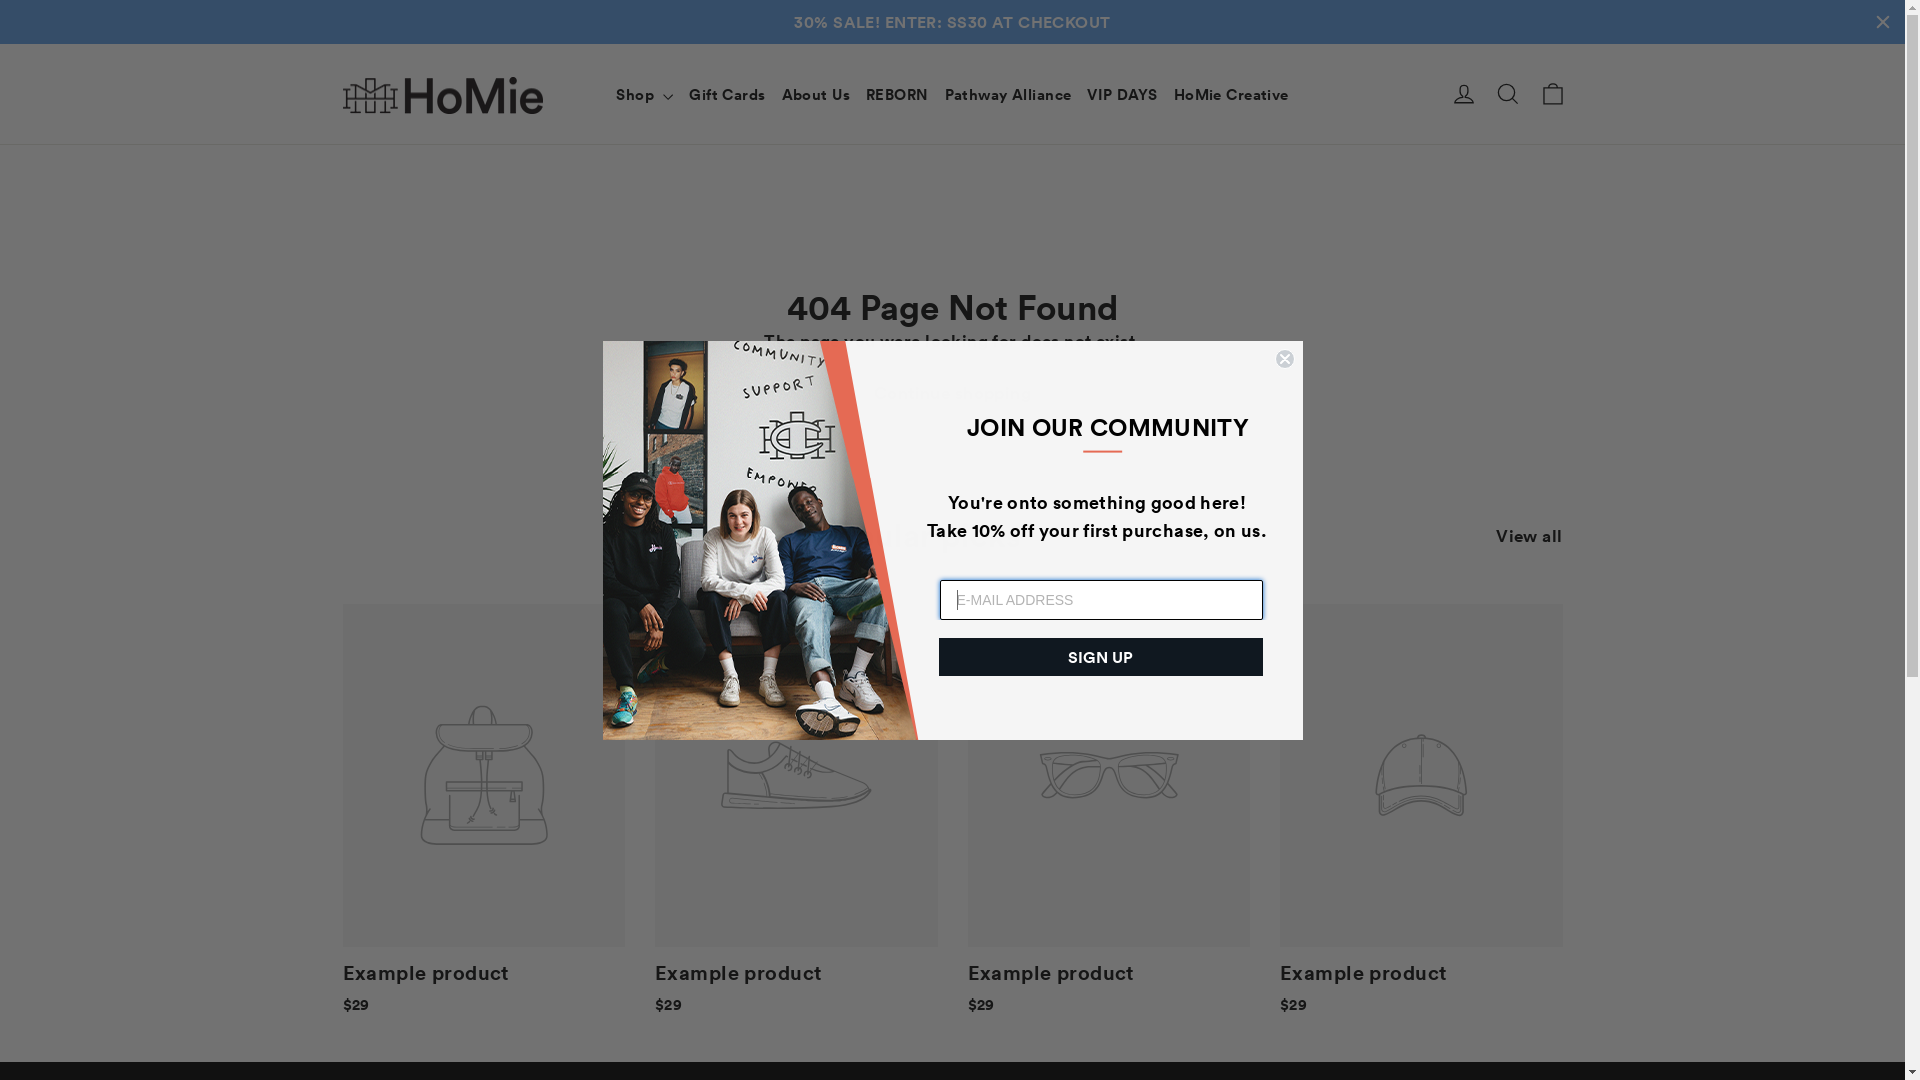  What do you see at coordinates (1008, 49) in the screenshot?
I see `'Pathway Alliance'` at bounding box center [1008, 49].